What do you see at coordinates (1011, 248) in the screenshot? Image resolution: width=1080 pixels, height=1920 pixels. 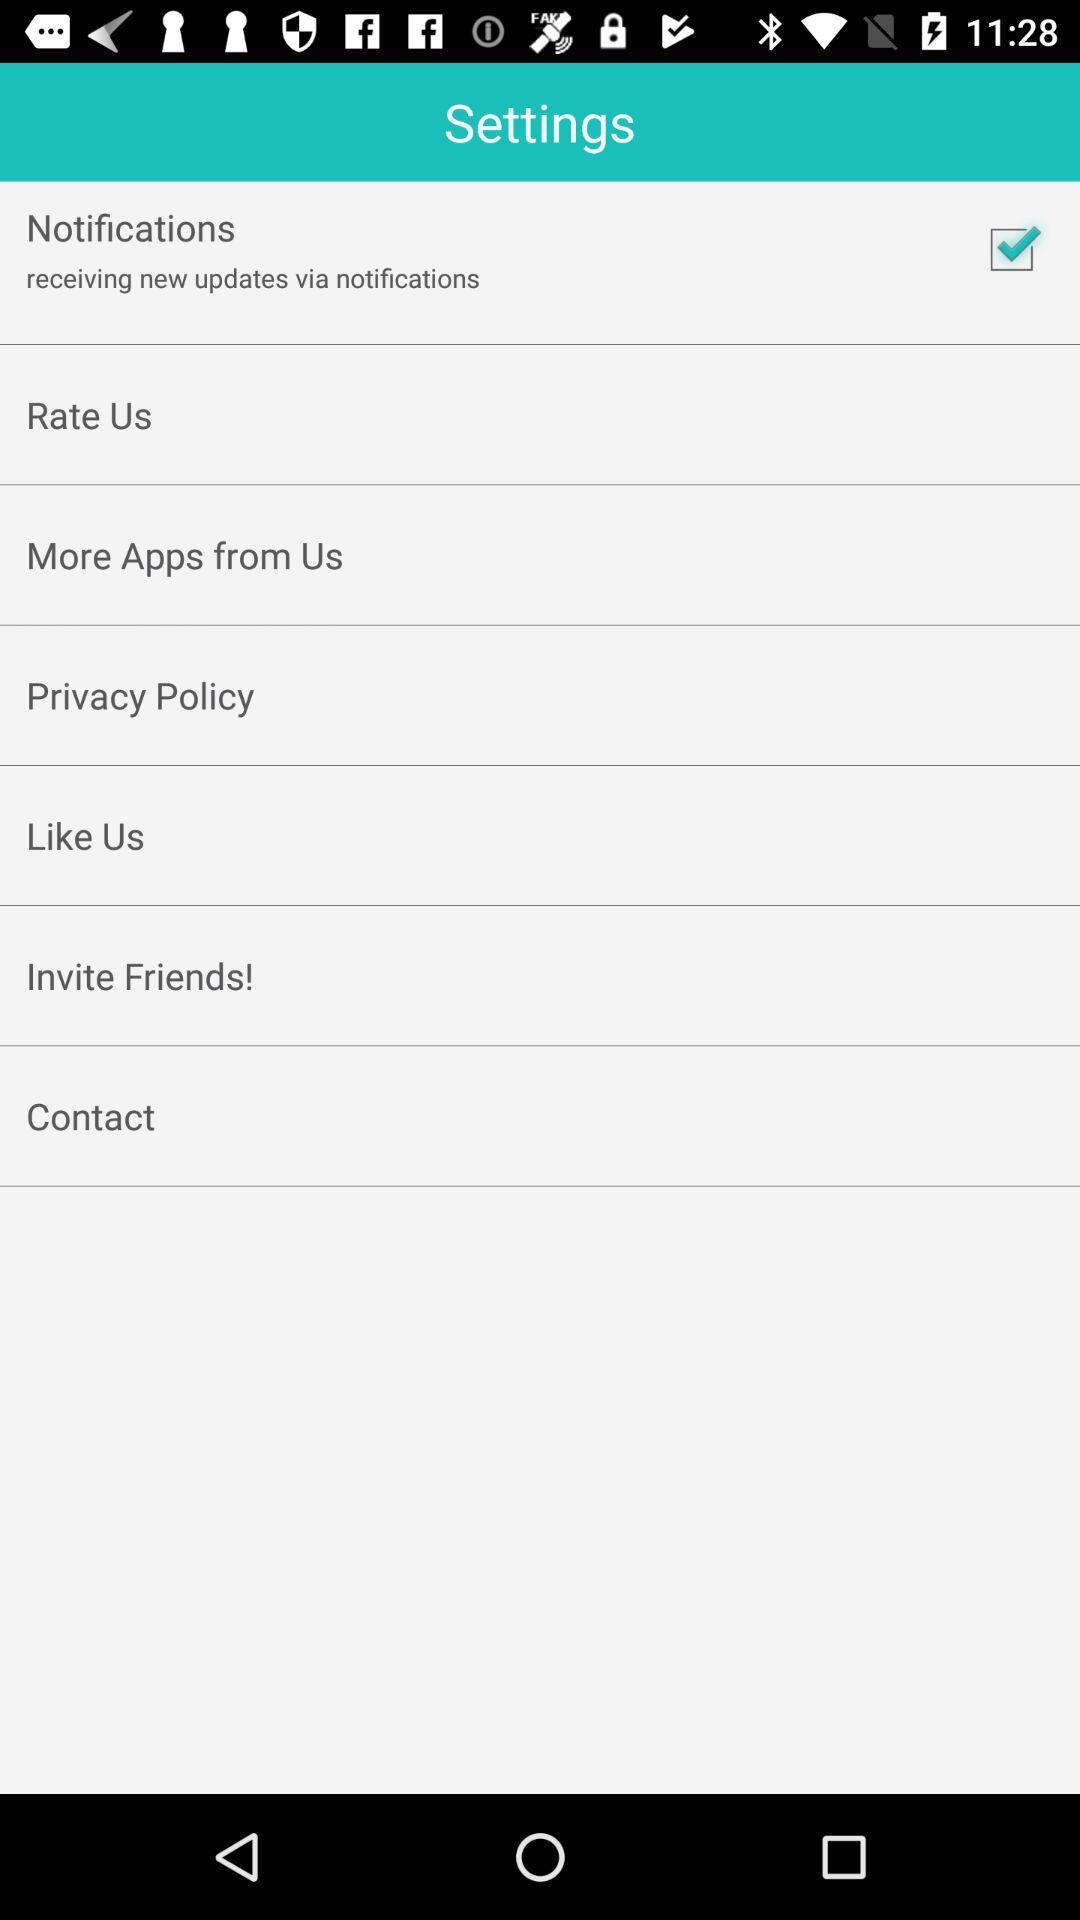 I see `icon next to receiving new updates` at bounding box center [1011, 248].